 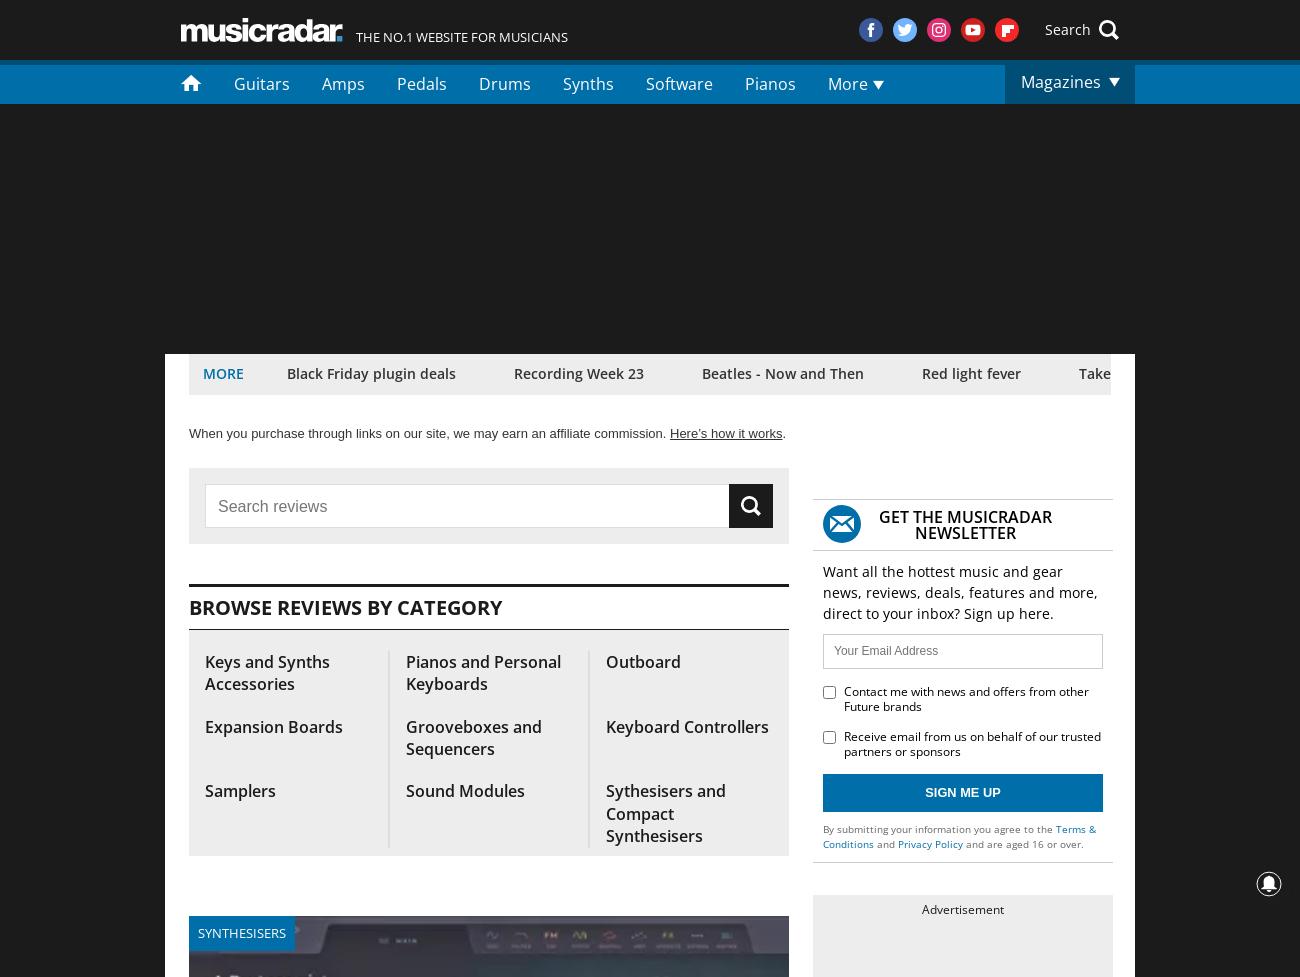 I want to click on '.', so click(x=783, y=433).